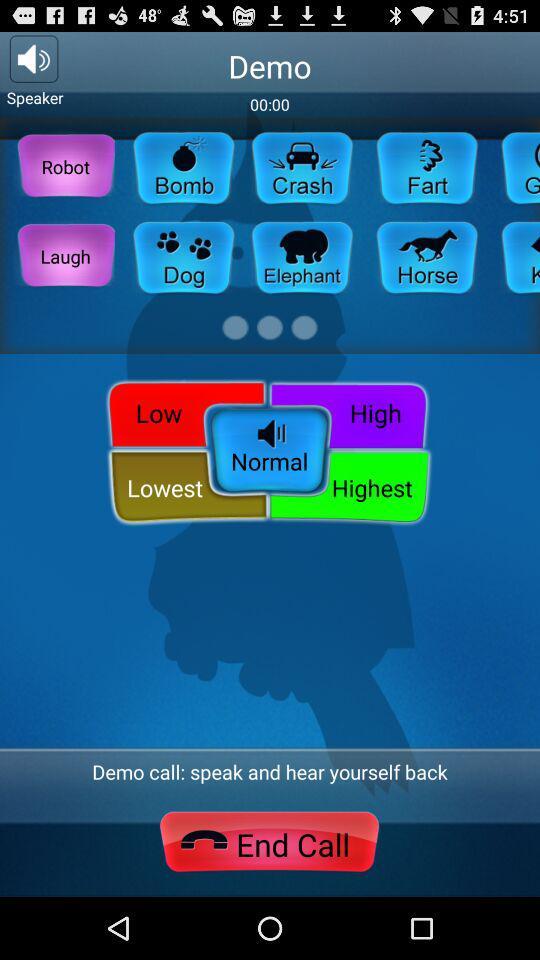 This screenshot has height=960, width=540. Describe the element at coordinates (351, 411) in the screenshot. I see `icon above demo call speak item` at that location.